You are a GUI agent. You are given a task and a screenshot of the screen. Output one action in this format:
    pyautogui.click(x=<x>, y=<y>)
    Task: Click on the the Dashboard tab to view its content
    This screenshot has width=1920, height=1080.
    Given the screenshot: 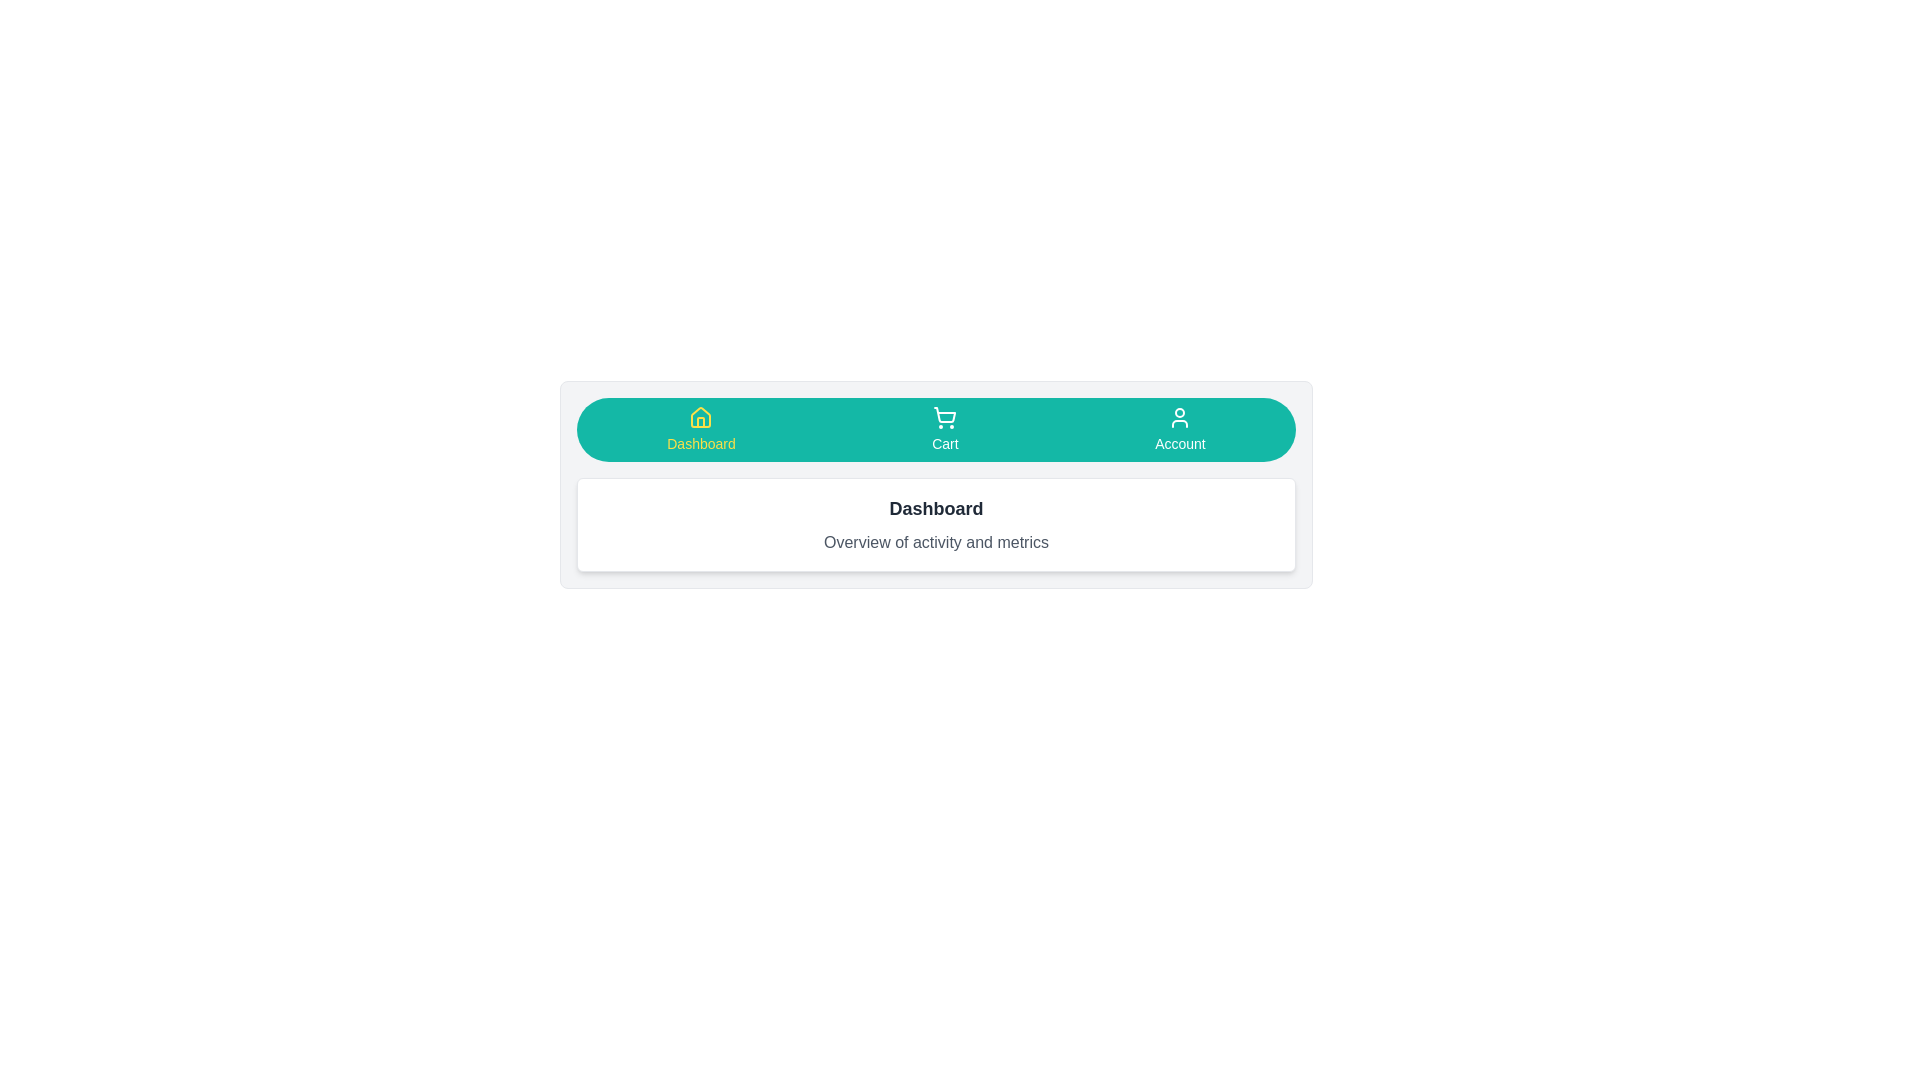 What is the action you would take?
    pyautogui.click(x=701, y=428)
    